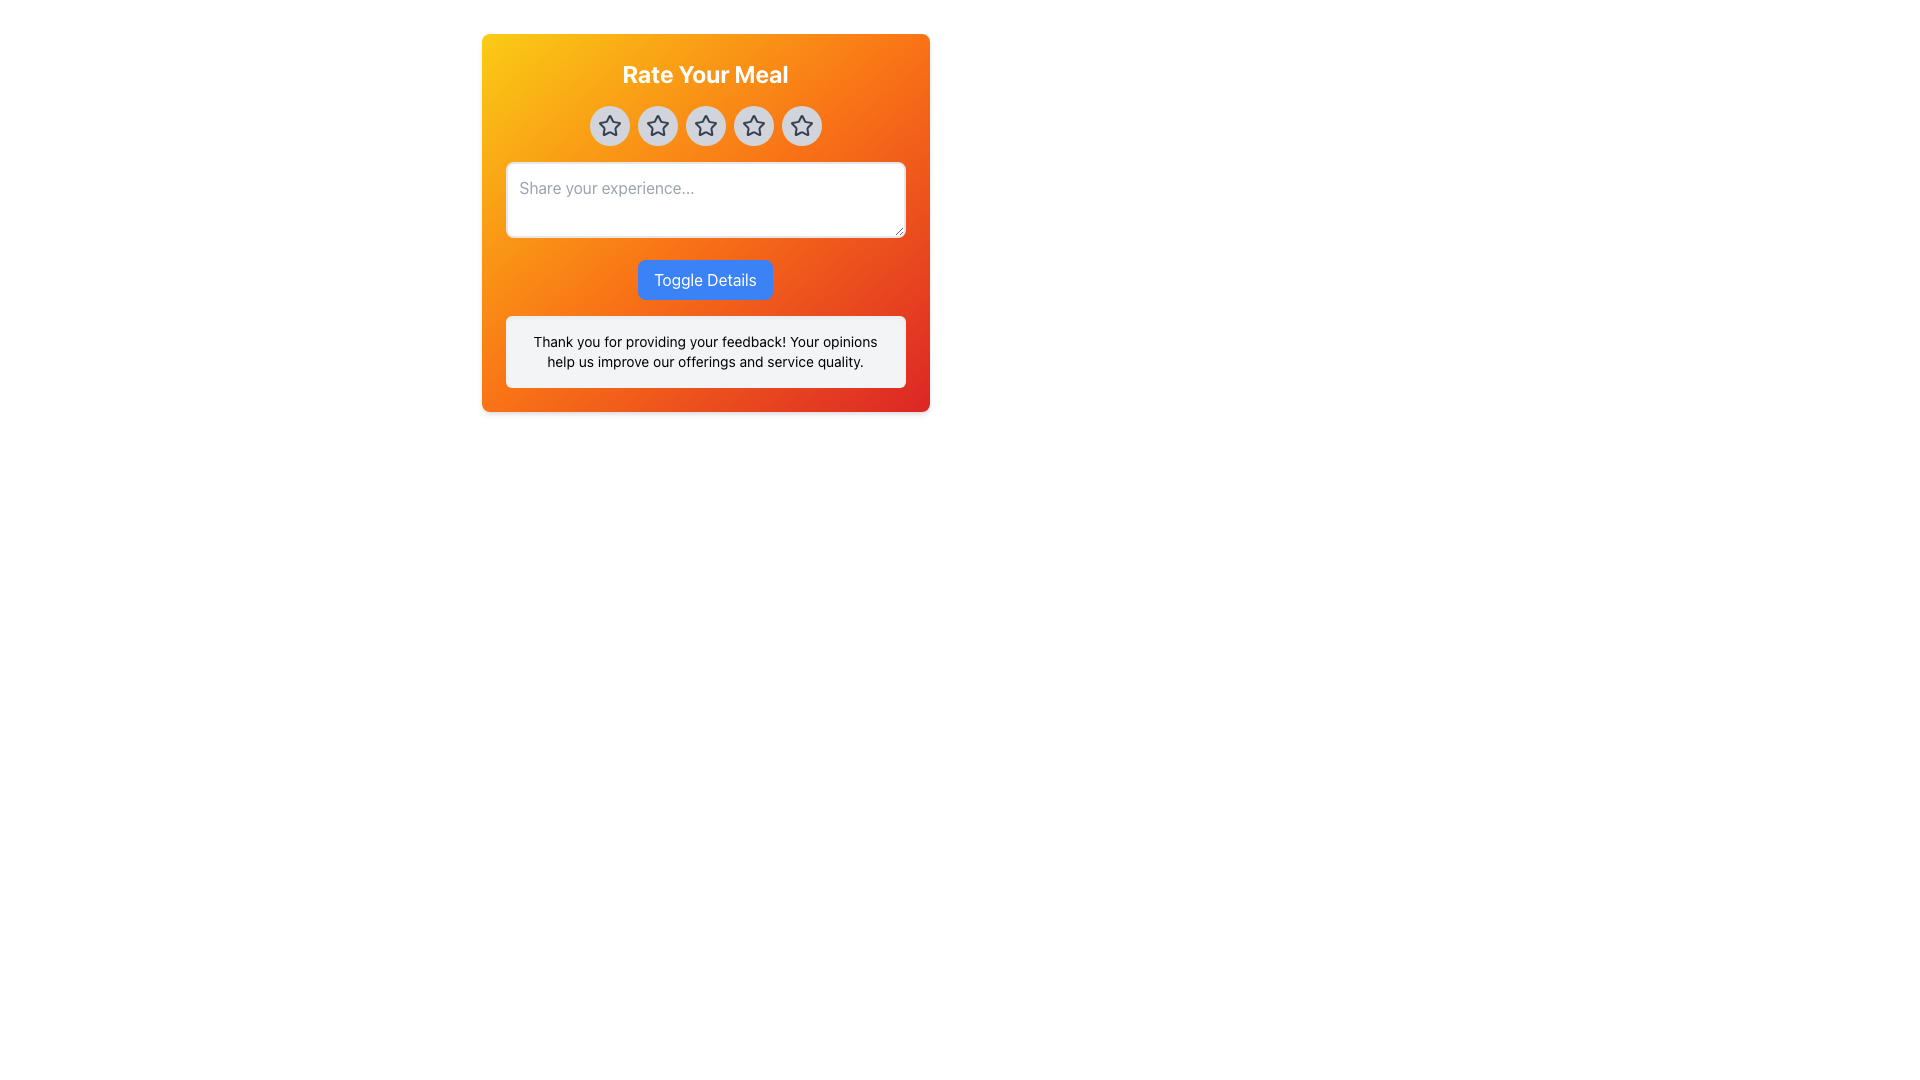  What do you see at coordinates (705, 280) in the screenshot?
I see `the toggle button located centrally within its card-like section` at bounding box center [705, 280].